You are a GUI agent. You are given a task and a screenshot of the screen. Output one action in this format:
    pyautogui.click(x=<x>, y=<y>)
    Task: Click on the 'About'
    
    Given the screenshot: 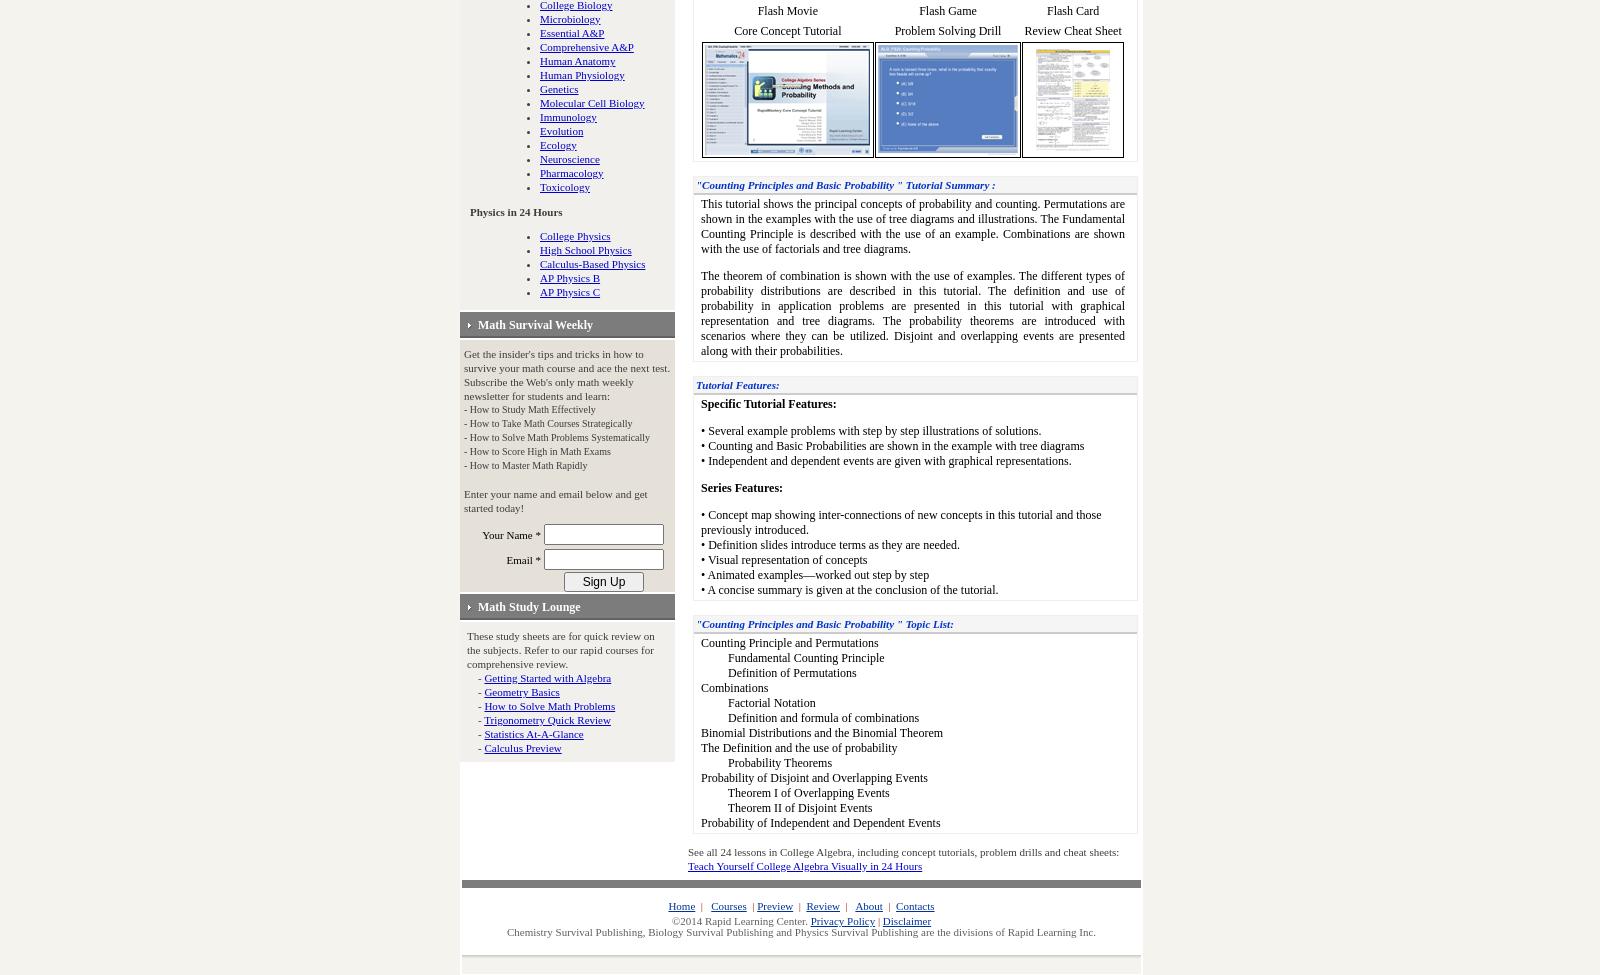 What is the action you would take?
    pyautogui.click(x=867, y=904)
    